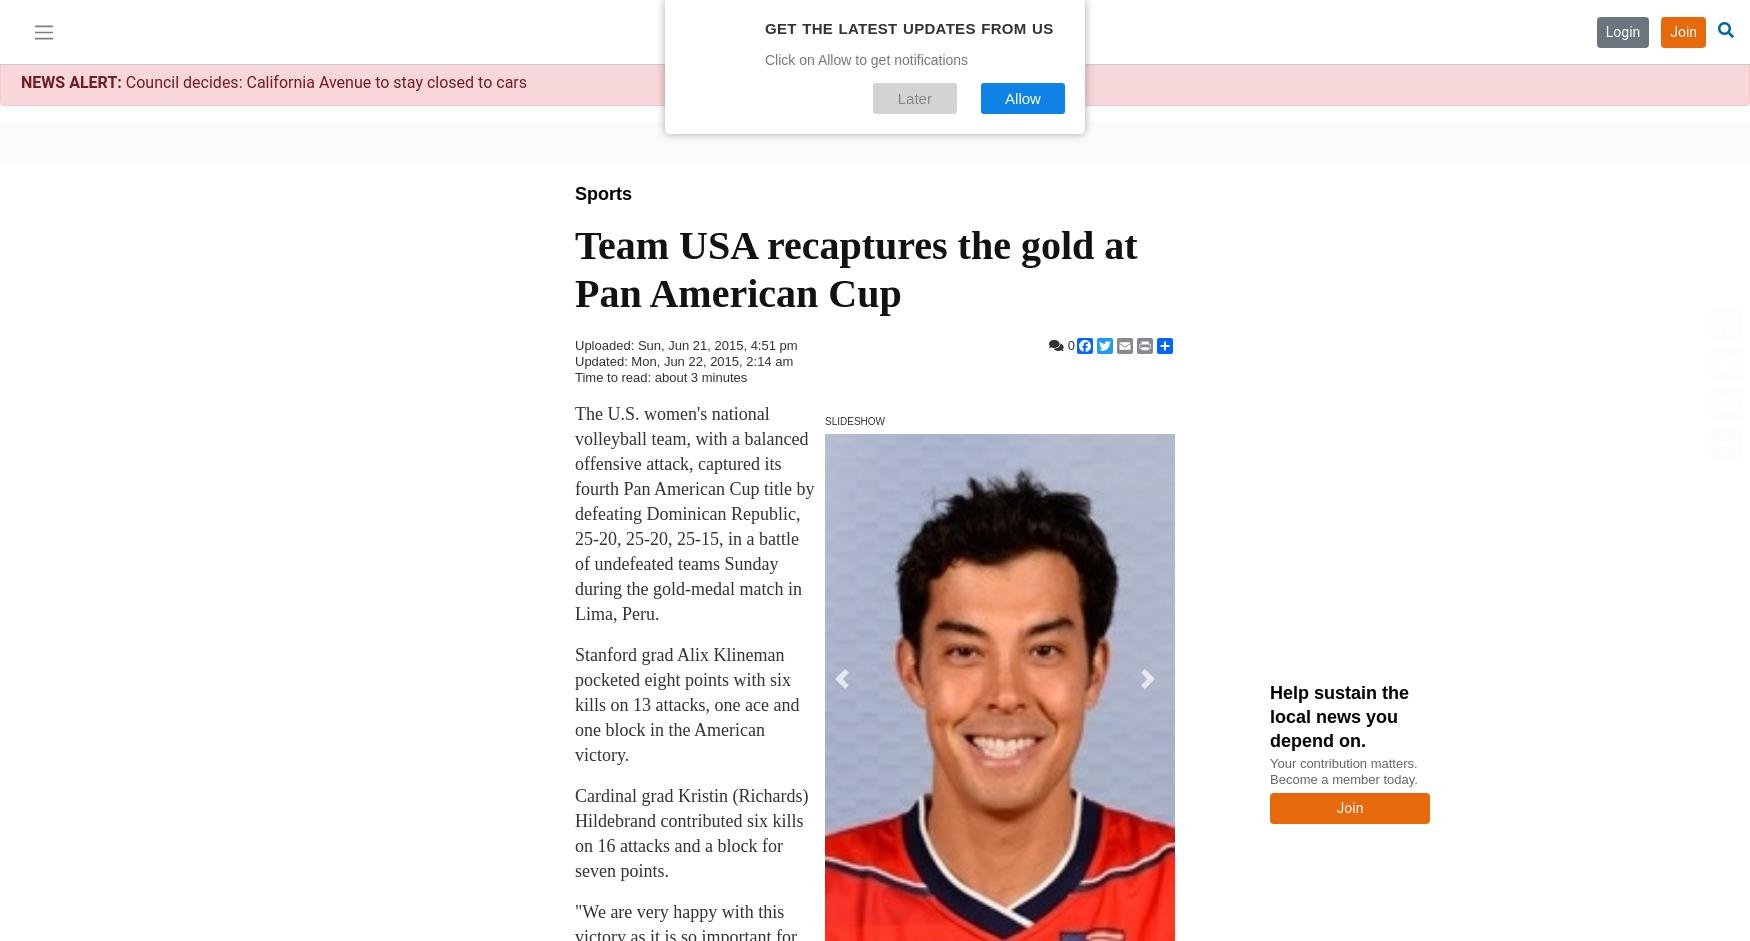 The width and height of the screenshot is (1750, 941). Describe the element at coordinates (323, 81) in the screenshot. I see `'Council decides: California Avenue to stay closed to cars'` at that location.